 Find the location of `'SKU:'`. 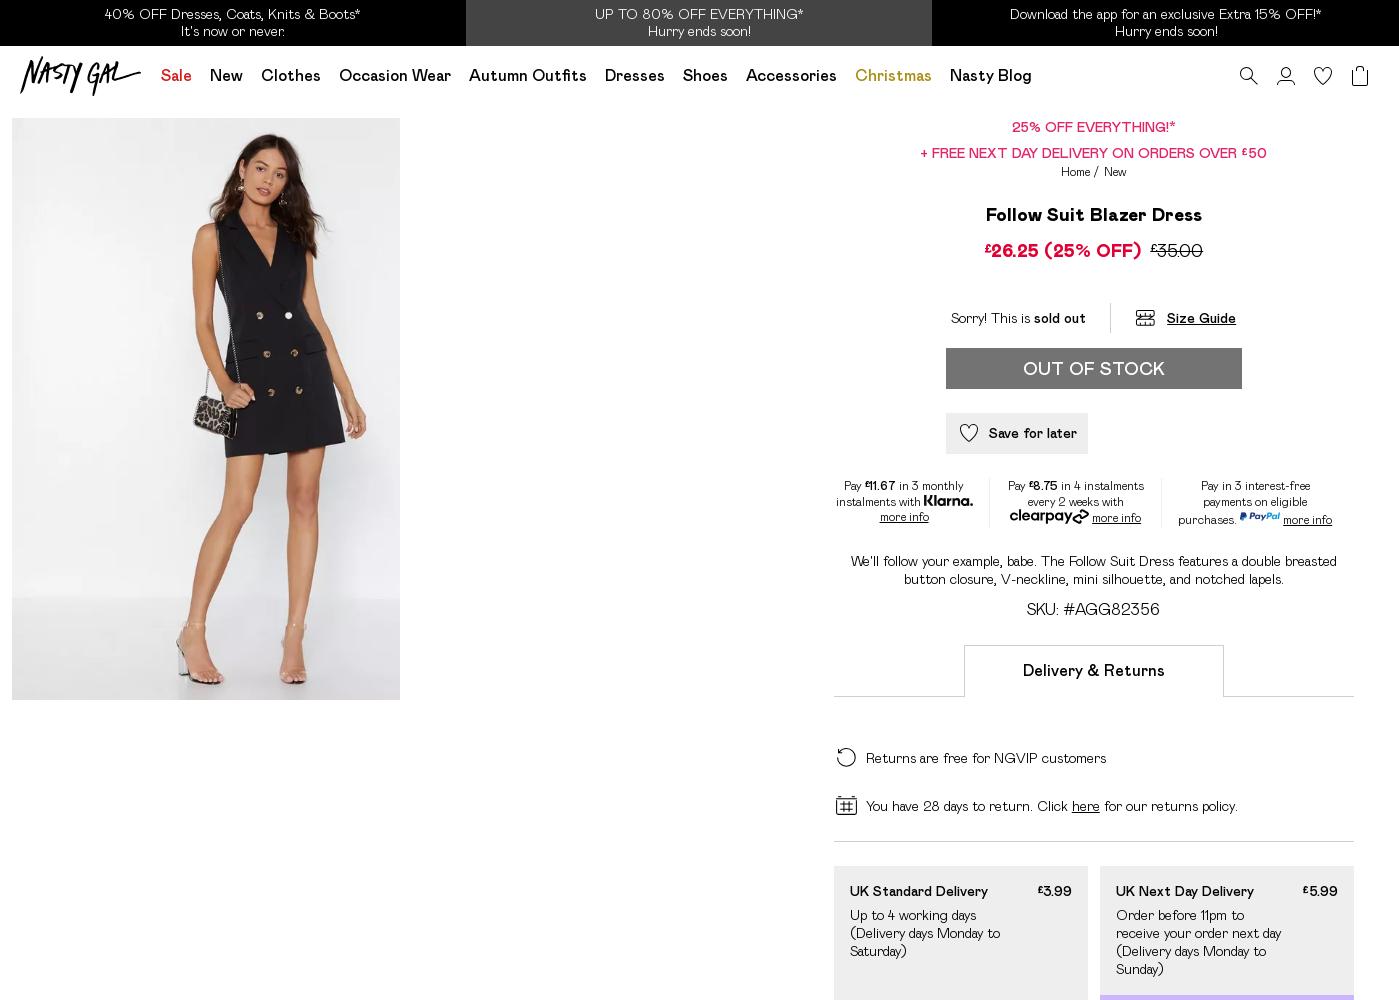

'SKU:' is located at coordinates (1044, 608).